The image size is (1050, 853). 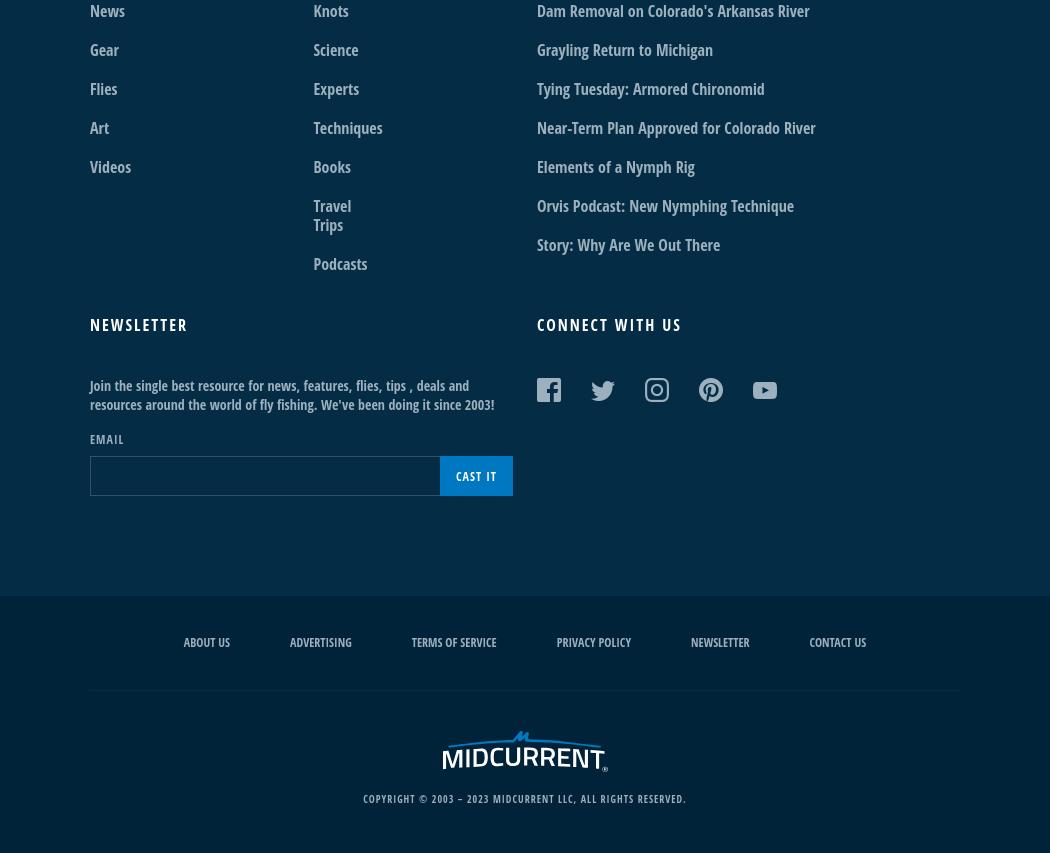 I want to click on 'Near-Term Plan Approved for Colorado River', so click(x=675, y=128).